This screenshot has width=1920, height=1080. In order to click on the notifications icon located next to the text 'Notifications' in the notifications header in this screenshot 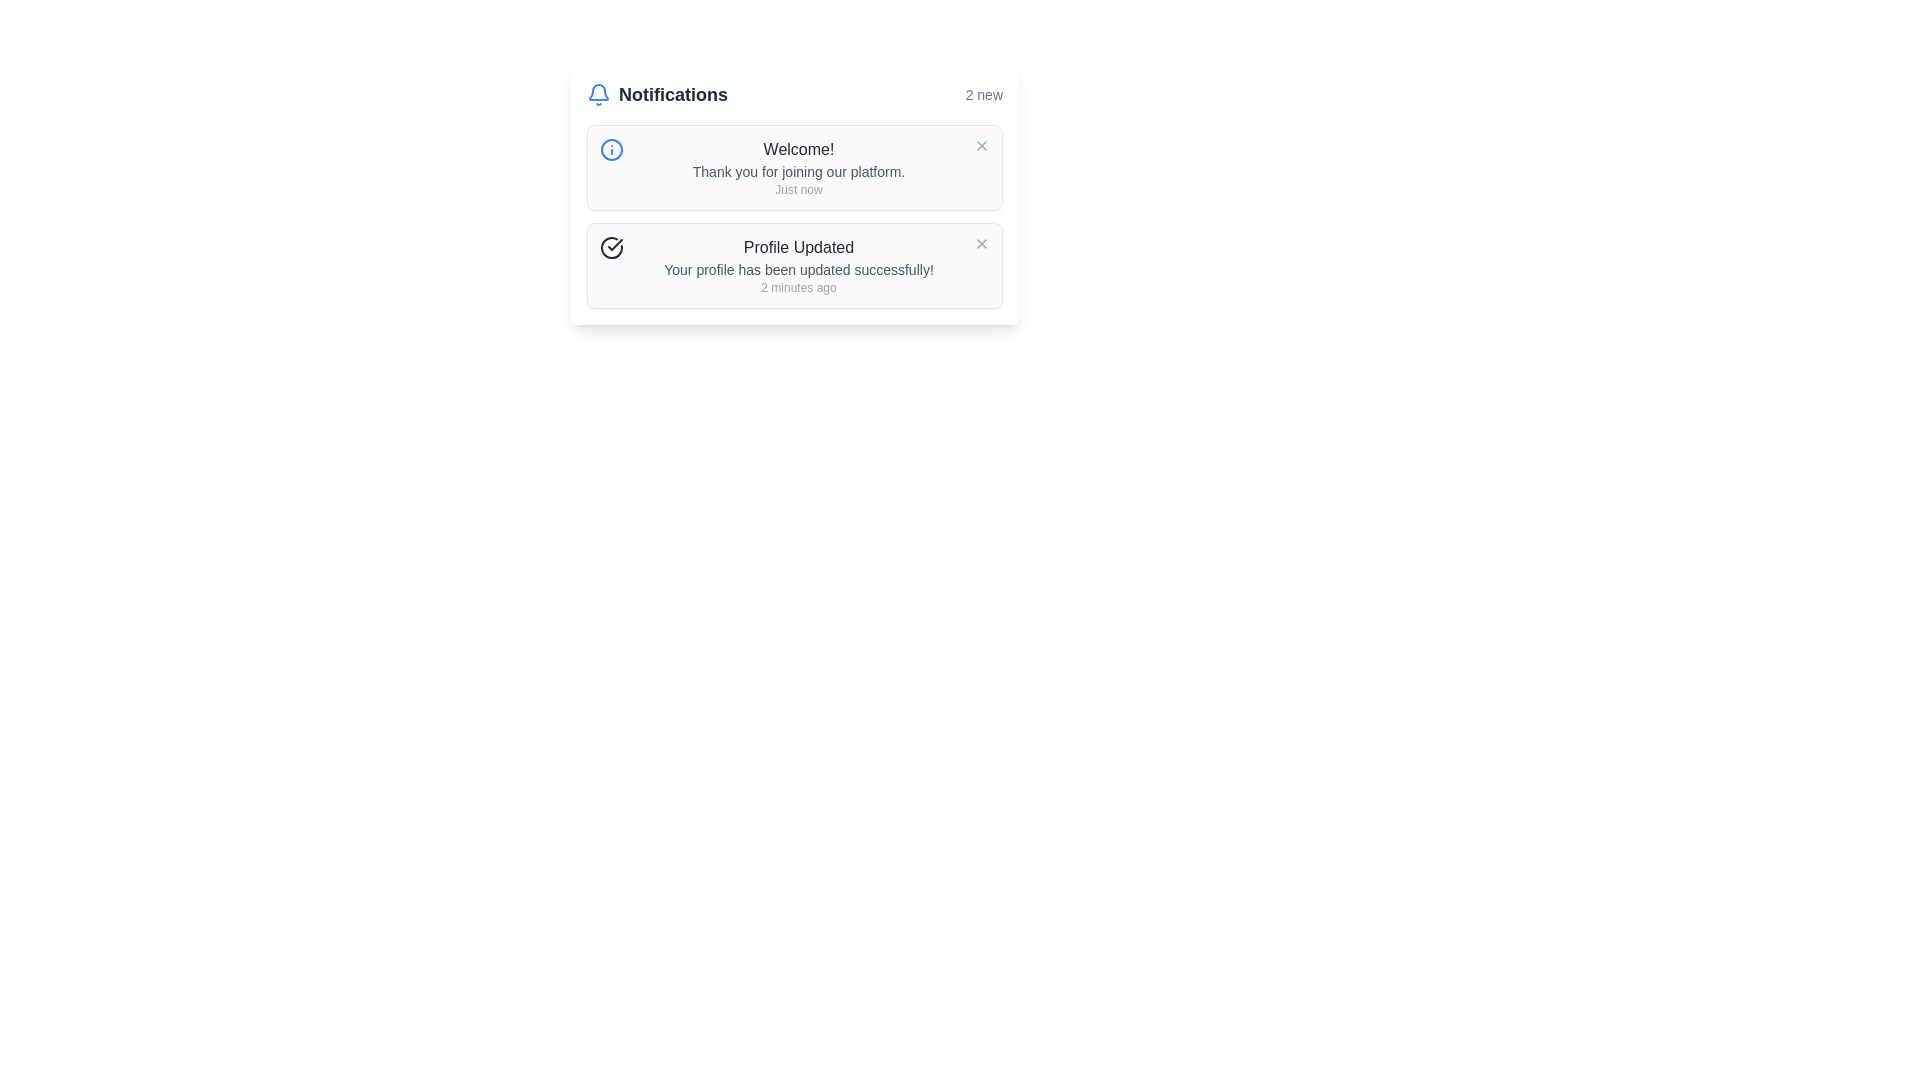, I will do `click(598, 95)`.